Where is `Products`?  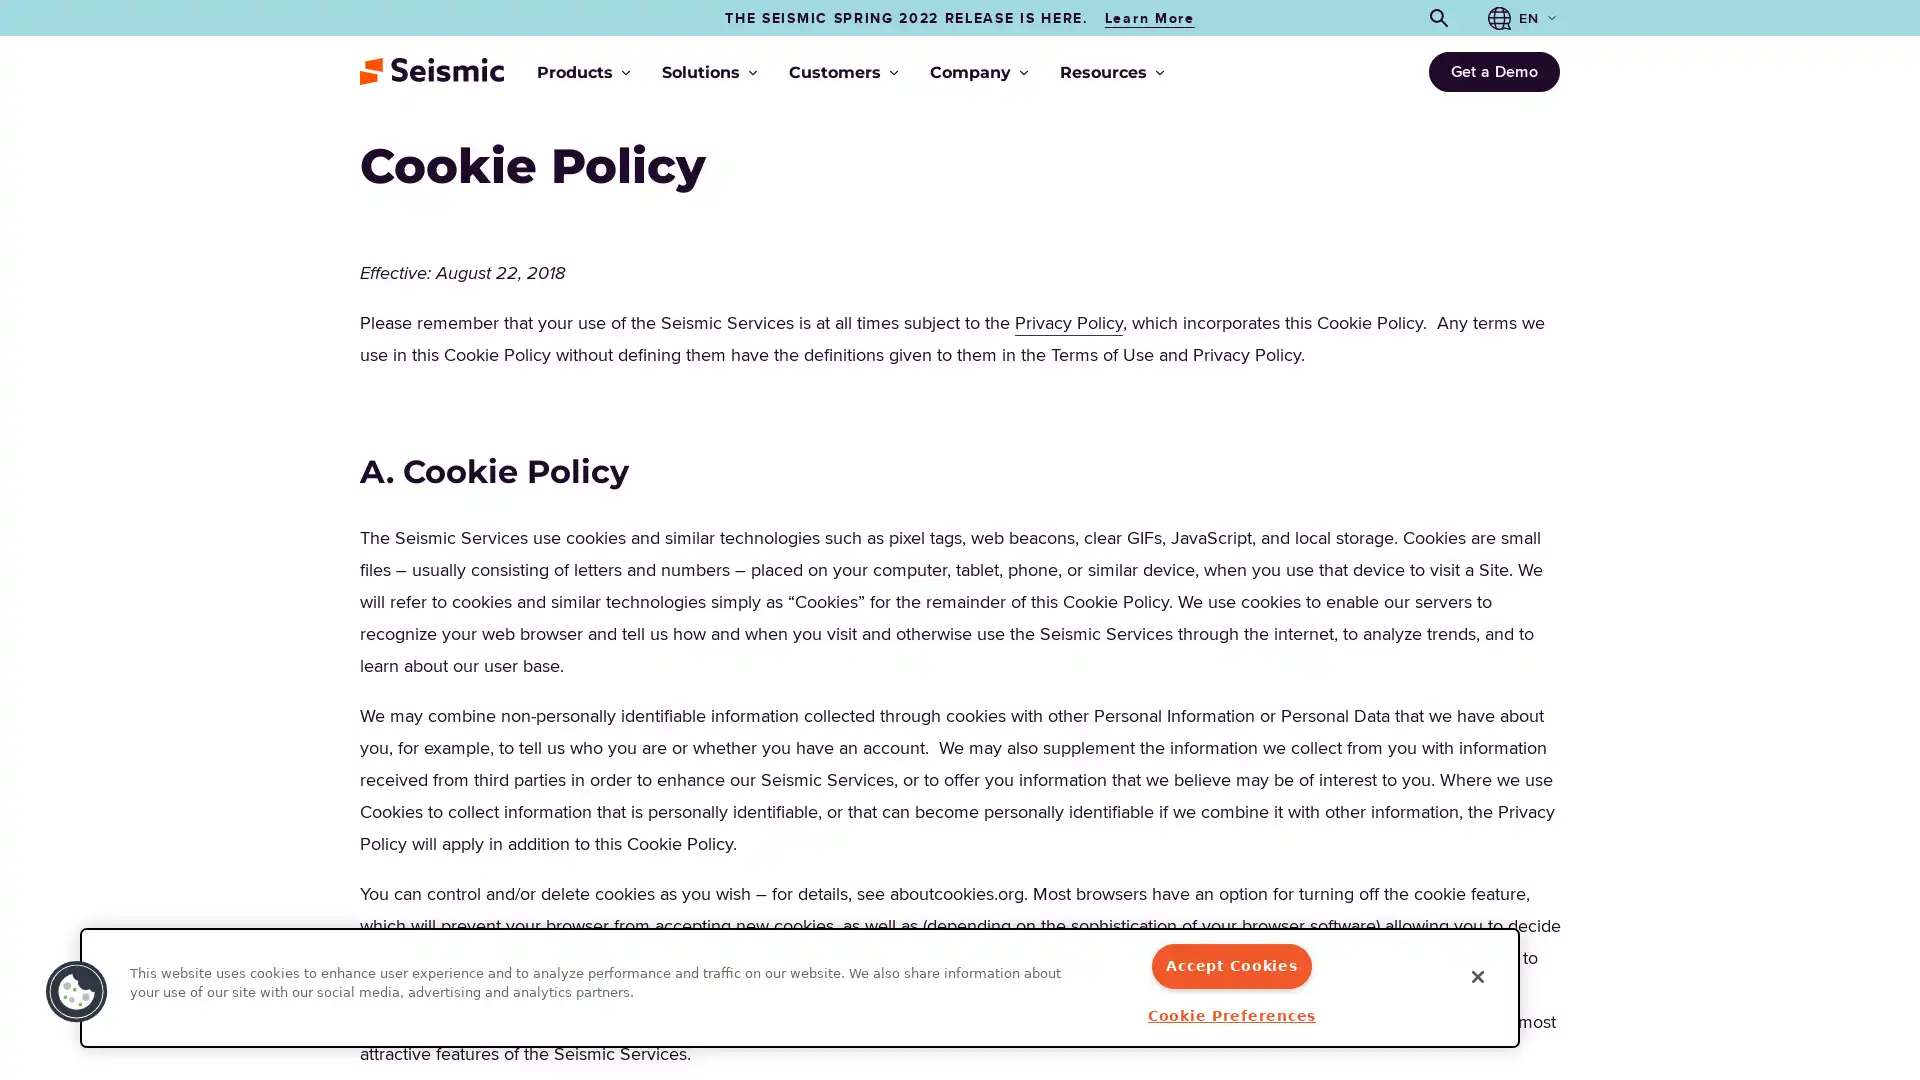
Products is located at coordinates (583, 75).